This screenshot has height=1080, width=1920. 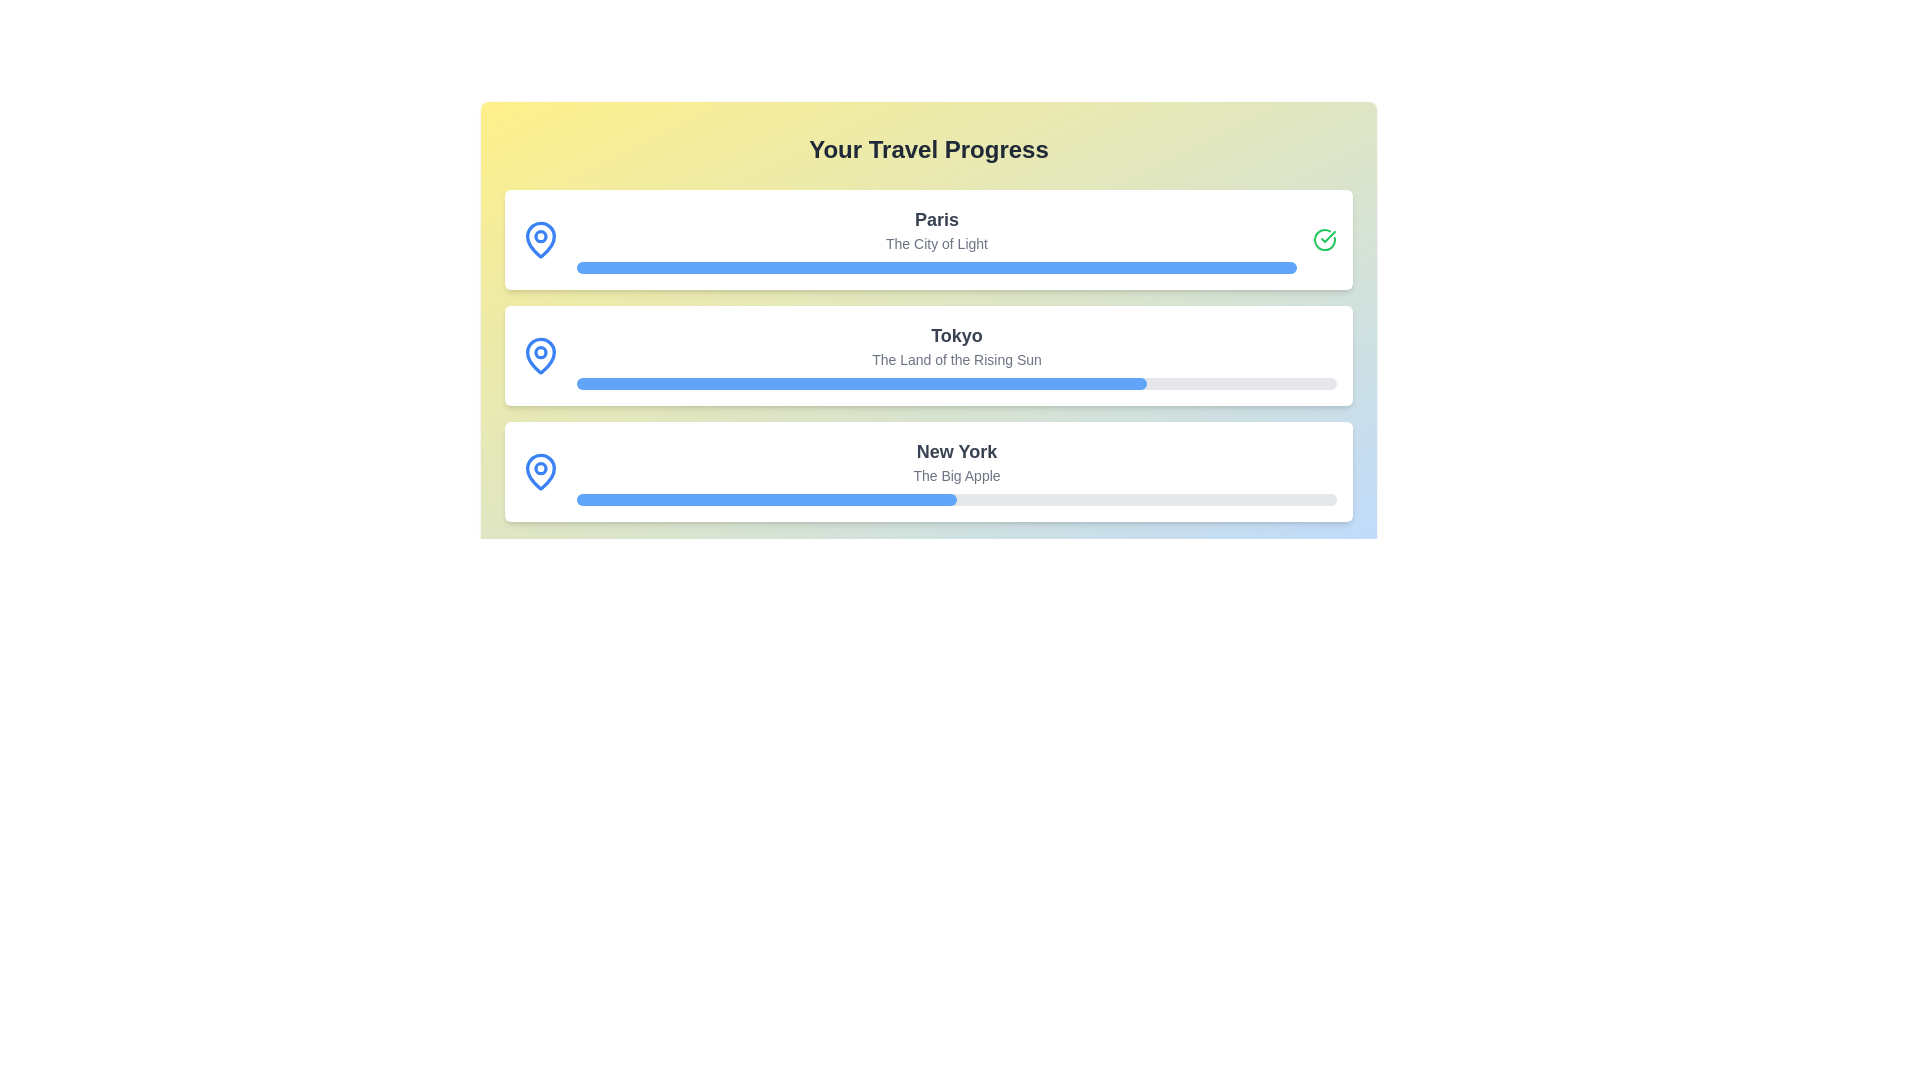 What do you see at coordinates (955, 451) in the screenshot?
I see `and interpret the text label displaying the title 'New York', which acts as a header in the third section of the vertically stacked list` at bounding box center [955, 451].